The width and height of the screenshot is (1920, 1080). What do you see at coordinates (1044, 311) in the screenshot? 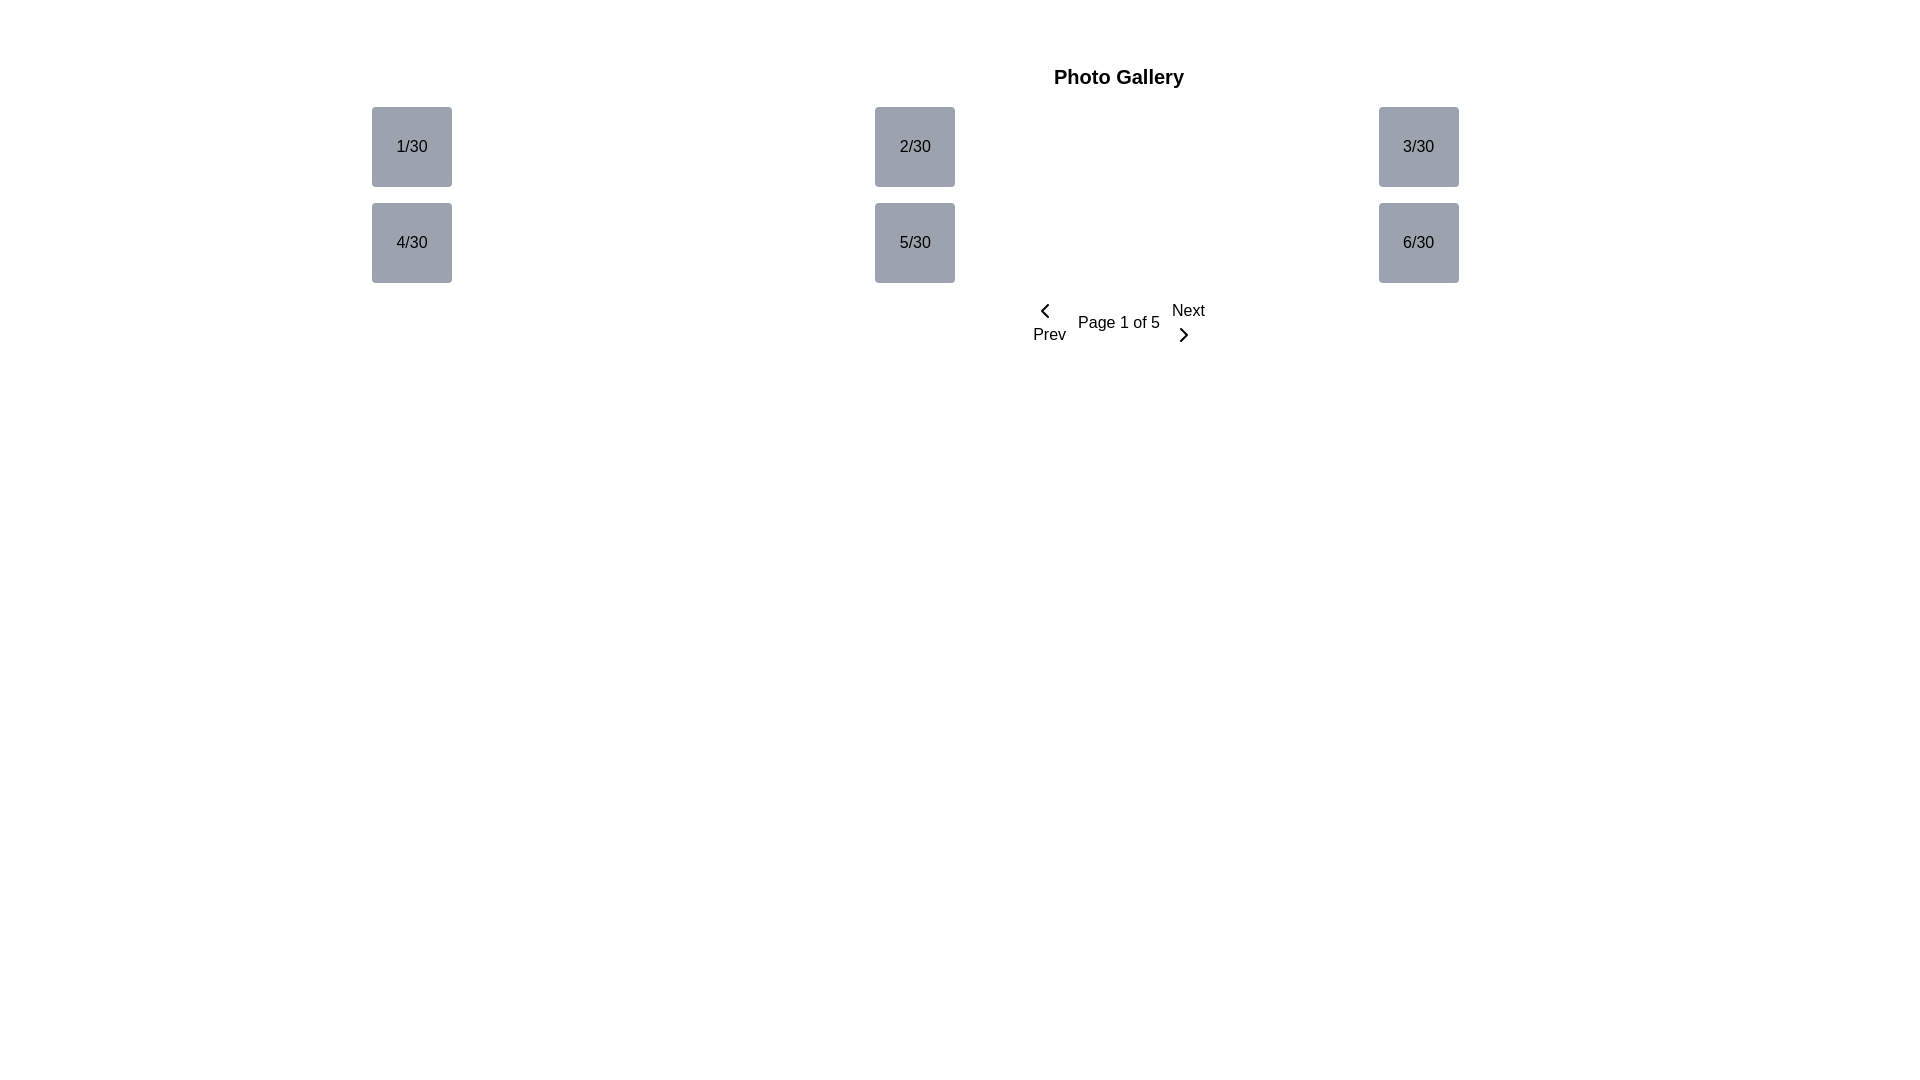
I see `the left-pointing chevron icon inside the 'Prev' button` at bounding box center [1044, 311].